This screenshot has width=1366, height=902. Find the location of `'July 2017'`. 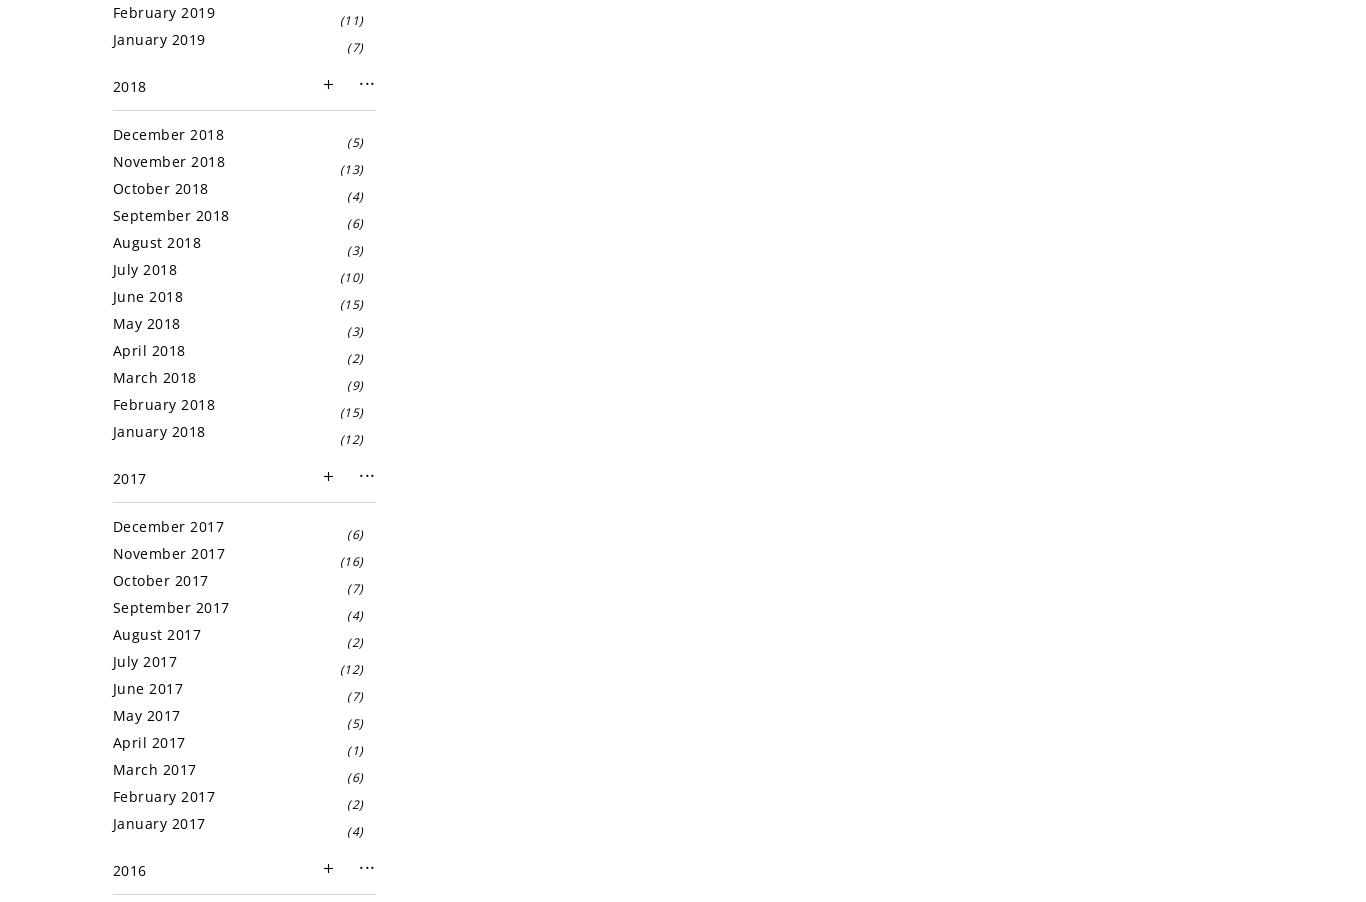

'July 2017' is located at coordinates (143, 660).